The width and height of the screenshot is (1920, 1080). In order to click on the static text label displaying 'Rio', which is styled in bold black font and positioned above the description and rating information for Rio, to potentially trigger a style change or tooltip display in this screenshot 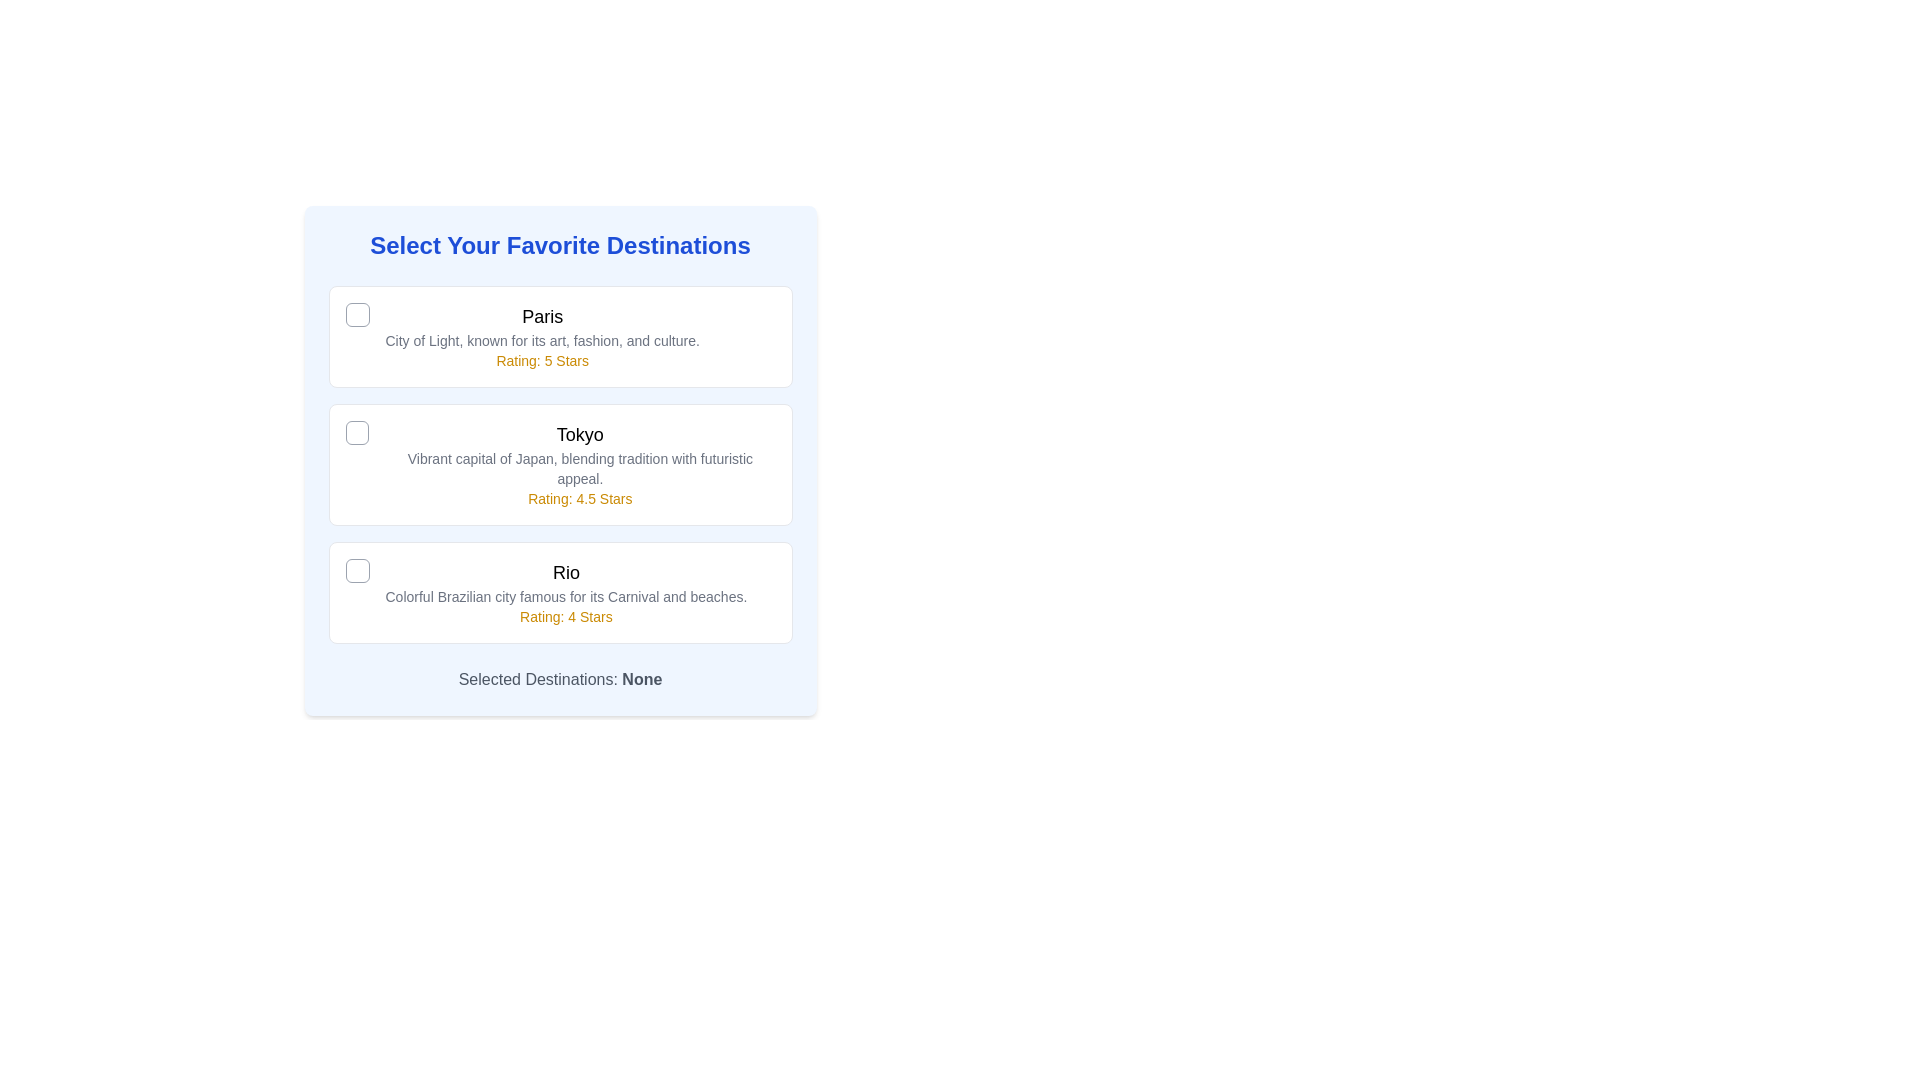, I will do `click(565, 573)`.